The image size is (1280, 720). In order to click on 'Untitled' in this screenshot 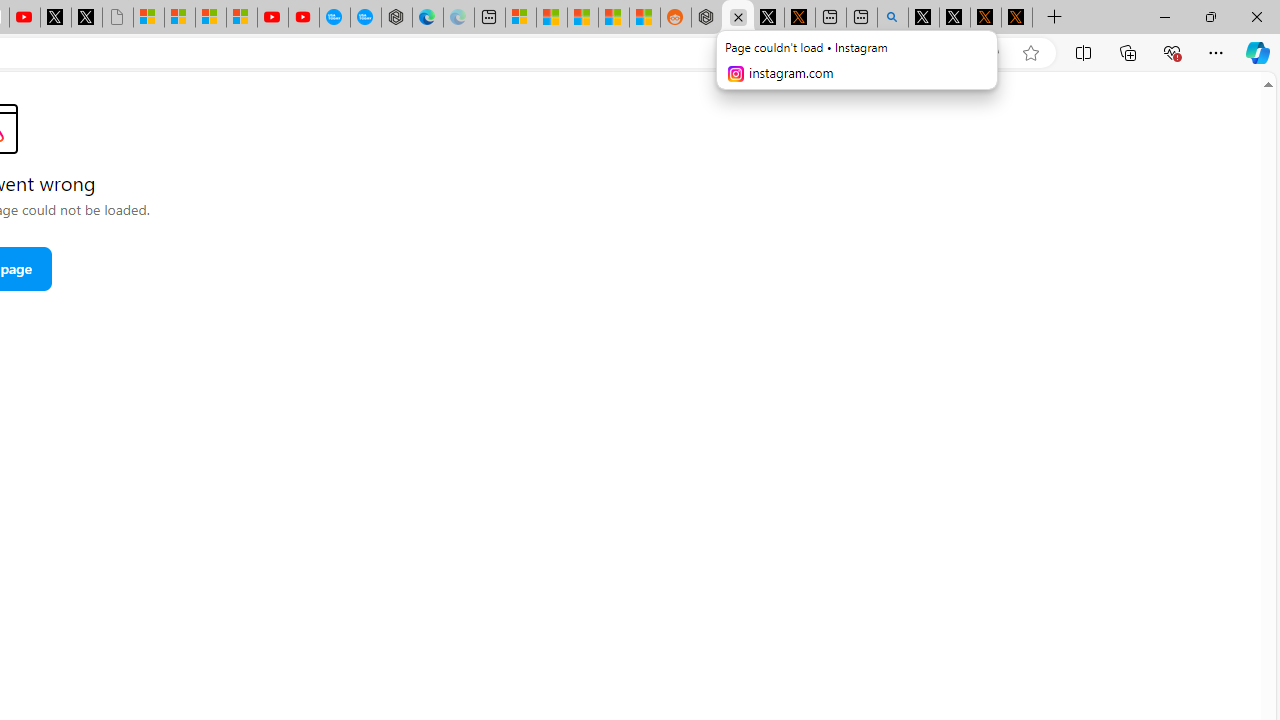, I will do `click(116, 17)`.